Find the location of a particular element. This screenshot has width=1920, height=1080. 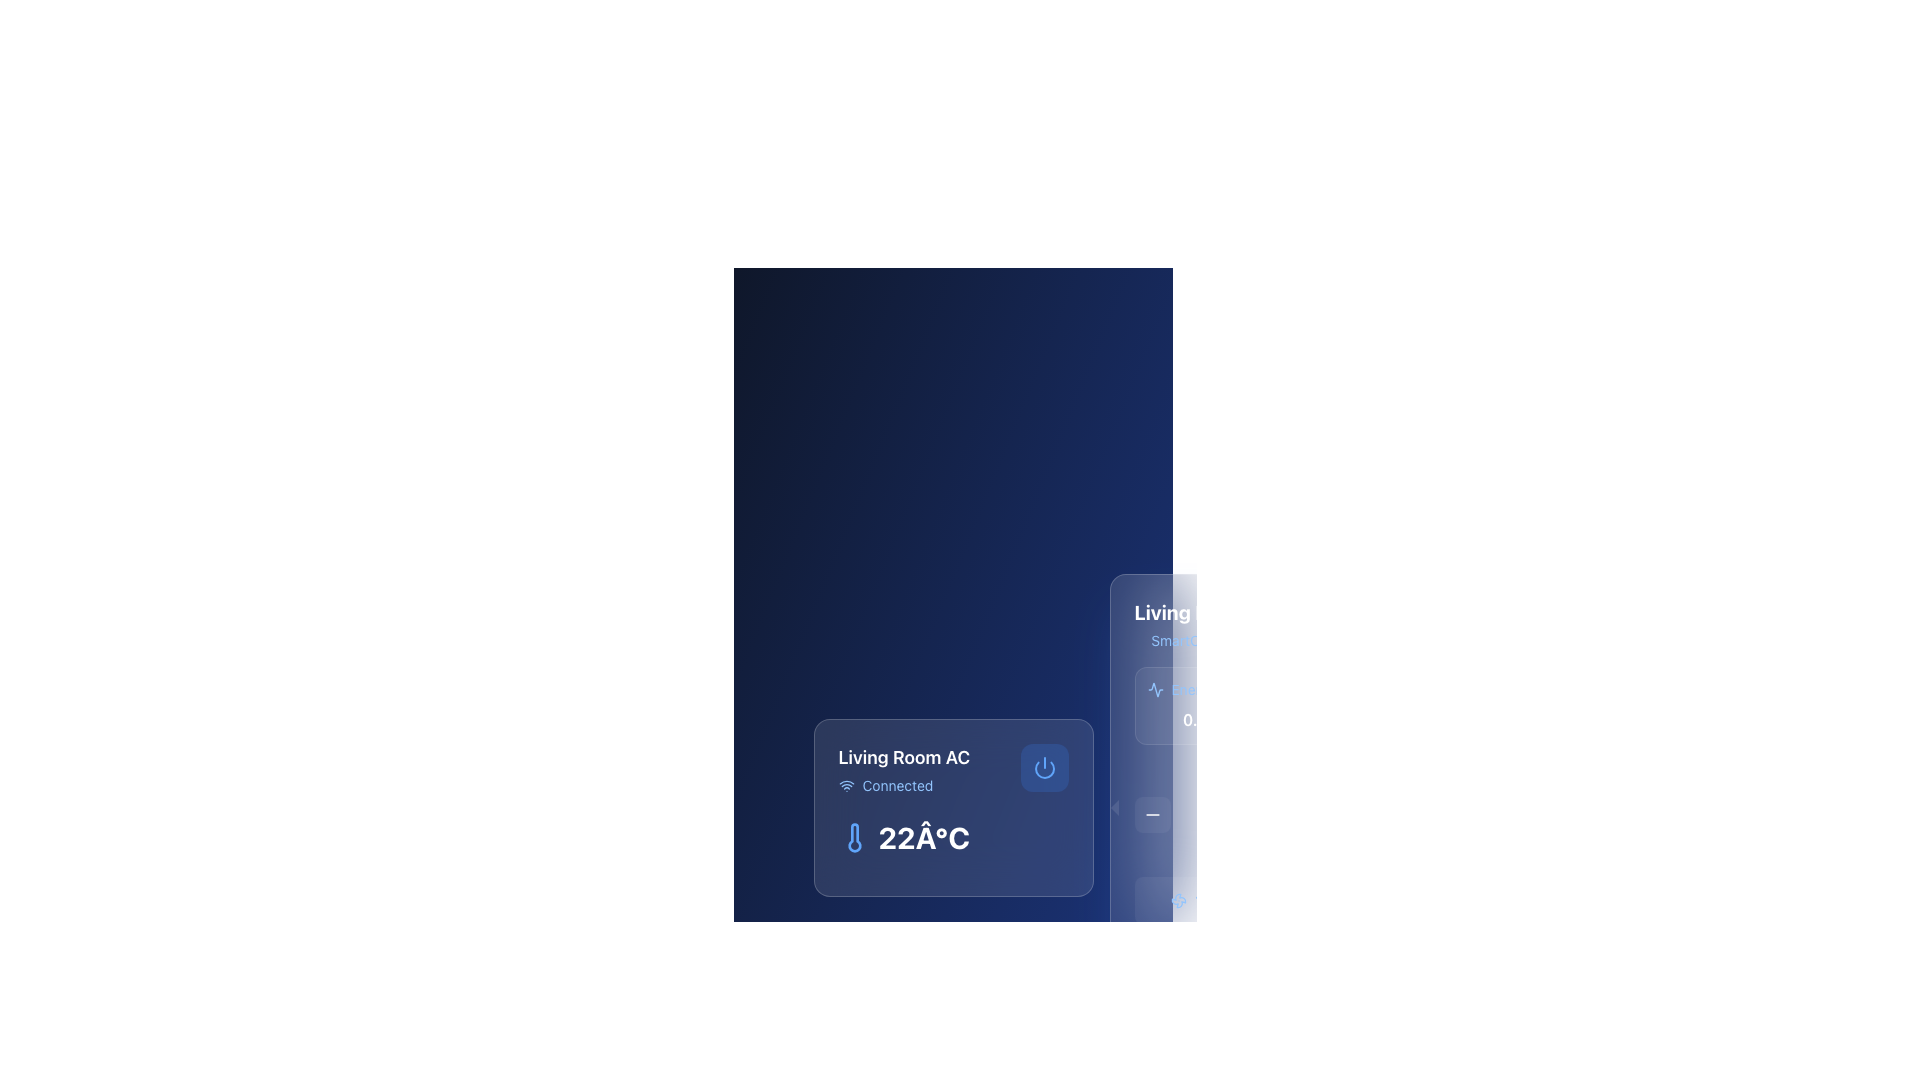

the thermometer icon located at the leftmost side of the '22°C' text block in the widget for 'Living Room AC' is located at coordinates (854, 837).